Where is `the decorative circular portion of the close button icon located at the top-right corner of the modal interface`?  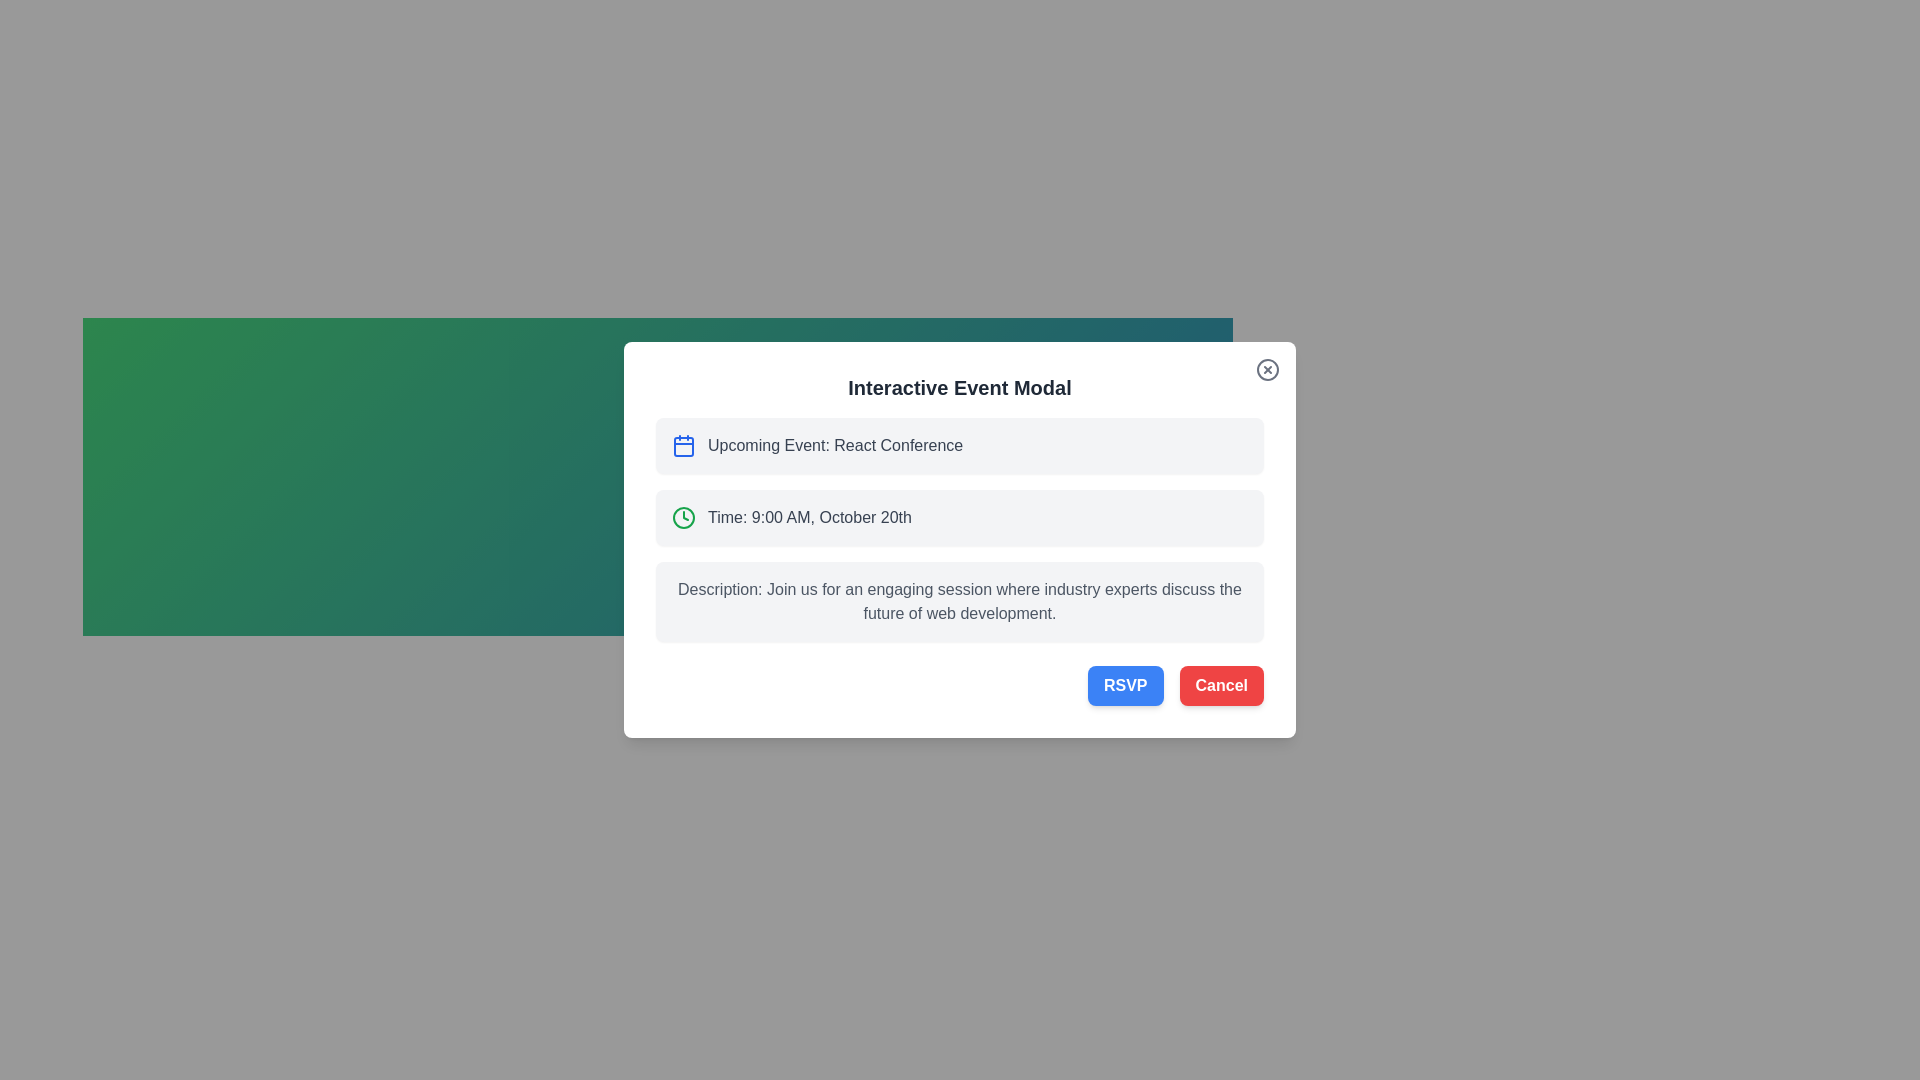
the decorative circular portion of the close button icon located at the top-right corner of the modal interface is located at coordinates (1266, 370).